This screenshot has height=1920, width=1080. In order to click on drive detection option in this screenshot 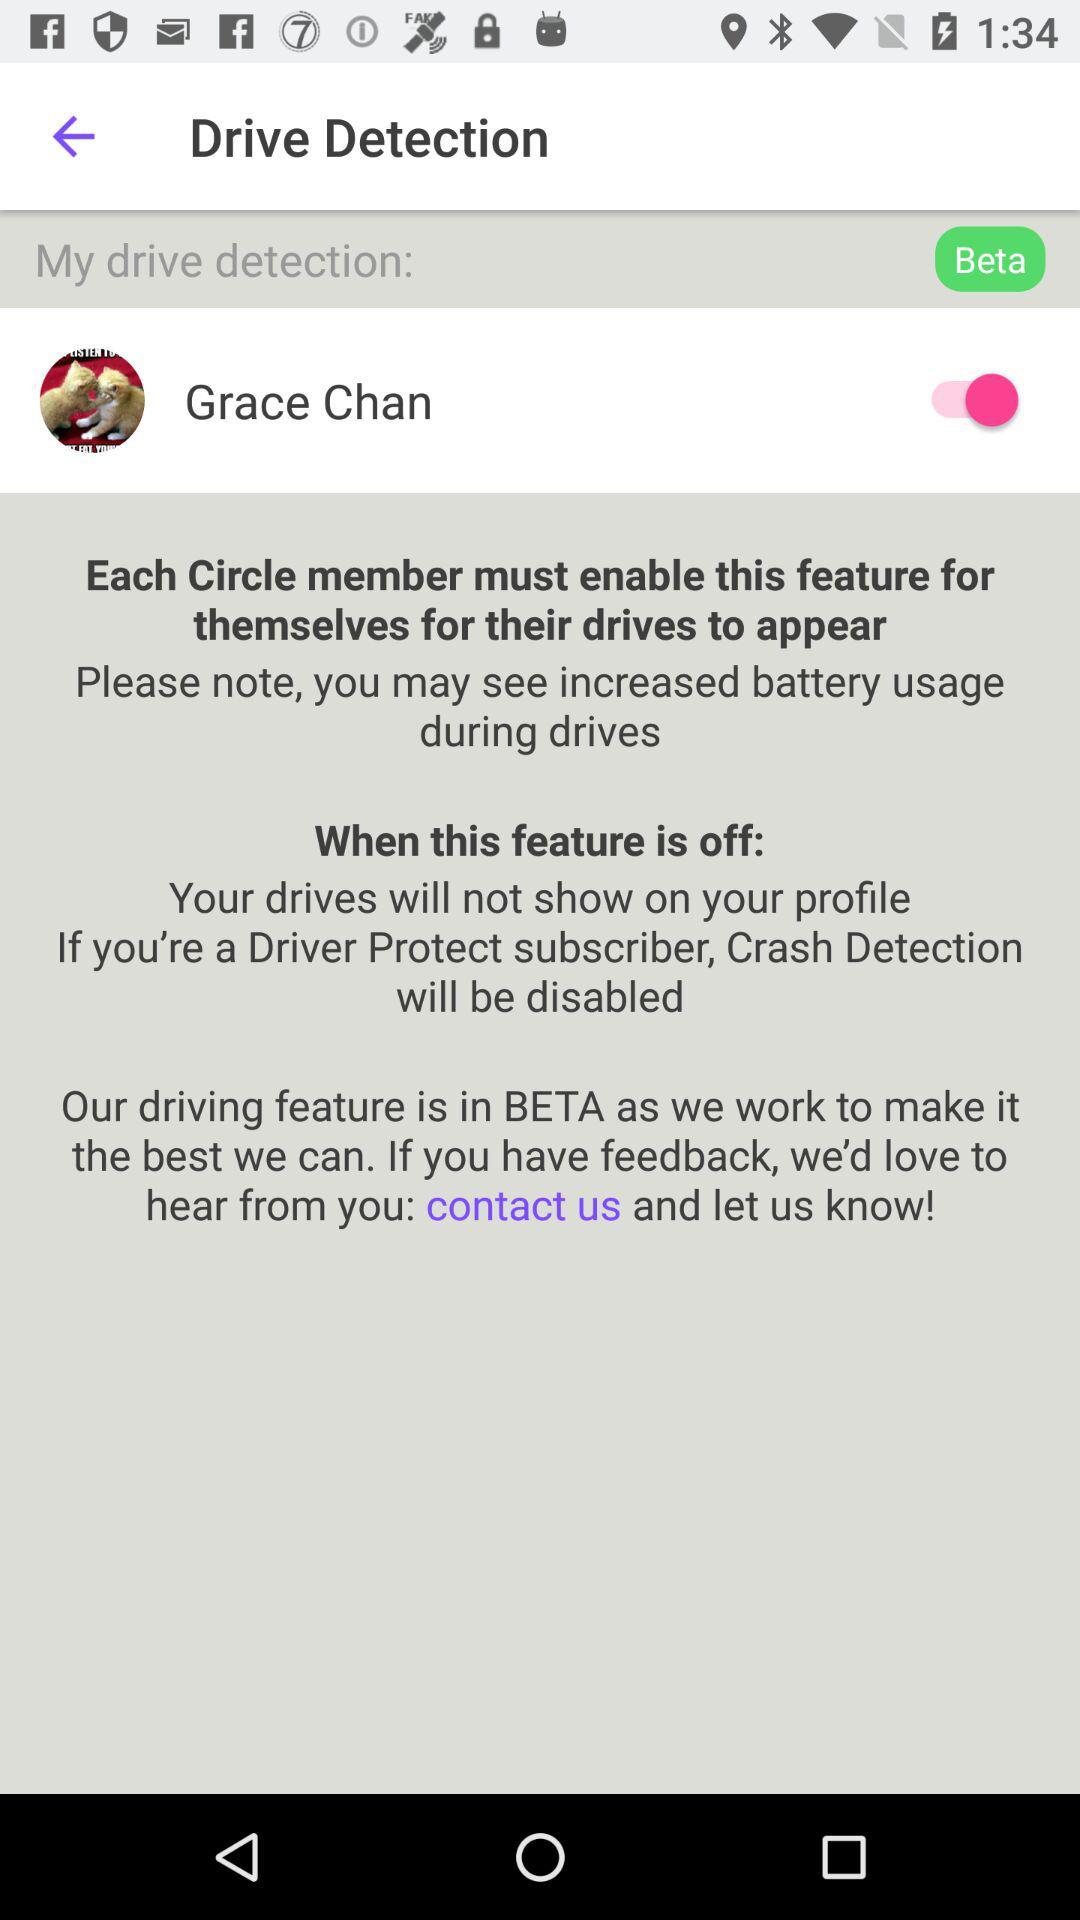, I will do `click(964, 400)`.